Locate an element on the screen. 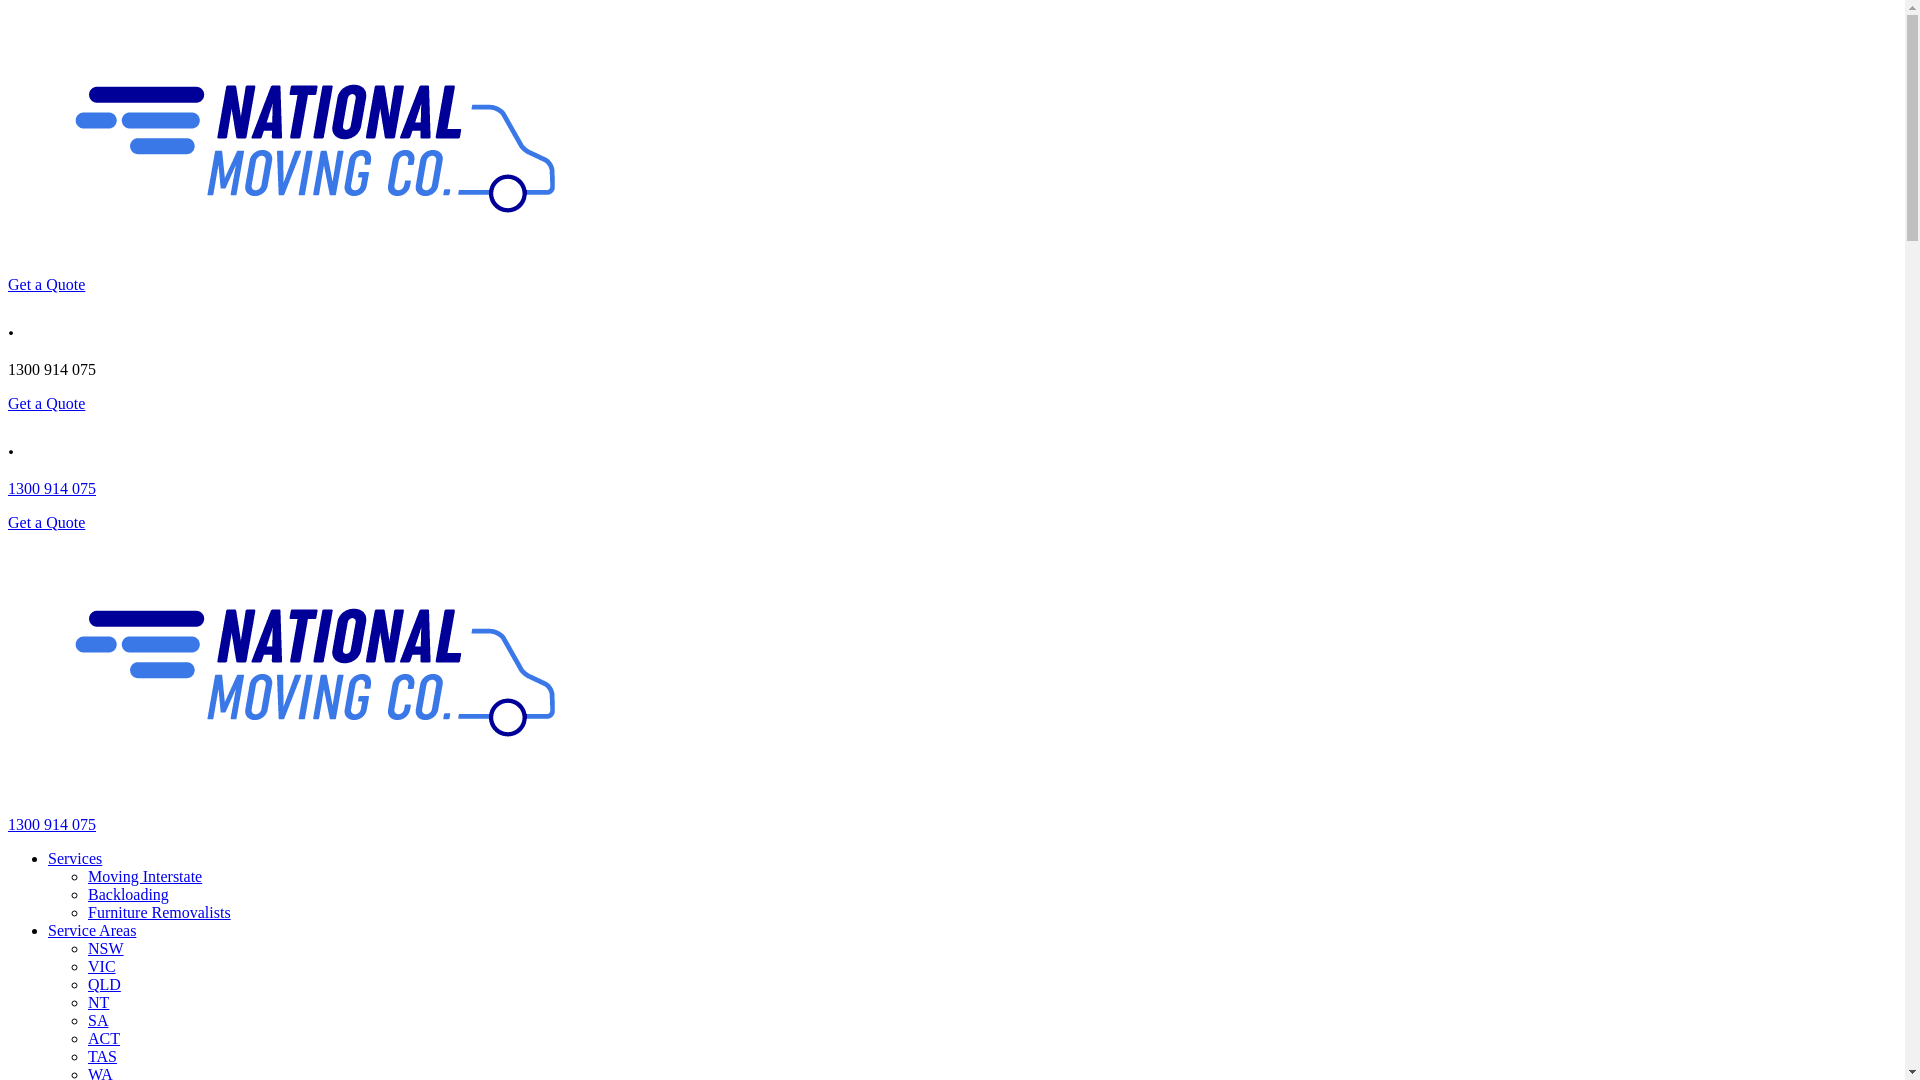 This screenshot has width=1920, height=1080. '1300 914 075' is located at coordinates (52, 824).